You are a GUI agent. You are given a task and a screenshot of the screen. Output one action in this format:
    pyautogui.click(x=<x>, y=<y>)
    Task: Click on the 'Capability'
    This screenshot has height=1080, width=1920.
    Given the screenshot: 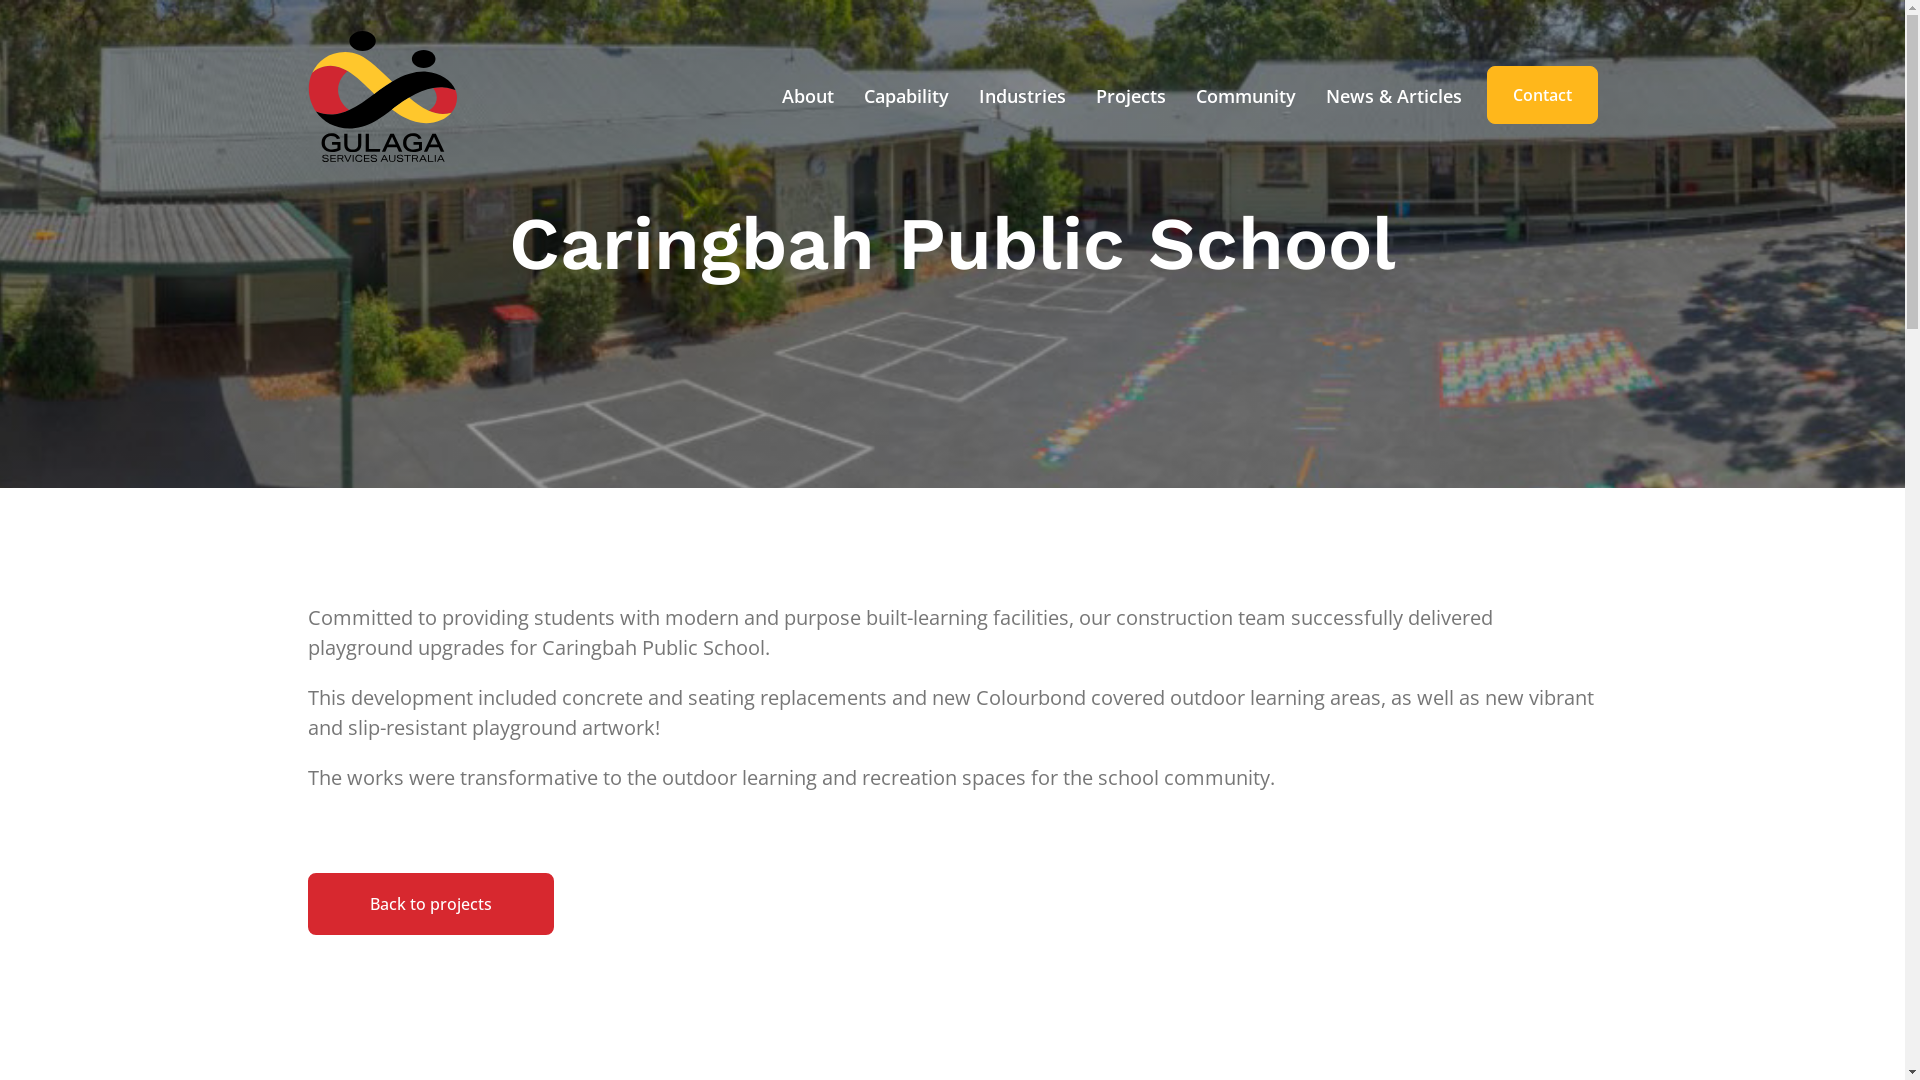 What is the action you would take?
    pyautogui.click(x=858, y=96)
    